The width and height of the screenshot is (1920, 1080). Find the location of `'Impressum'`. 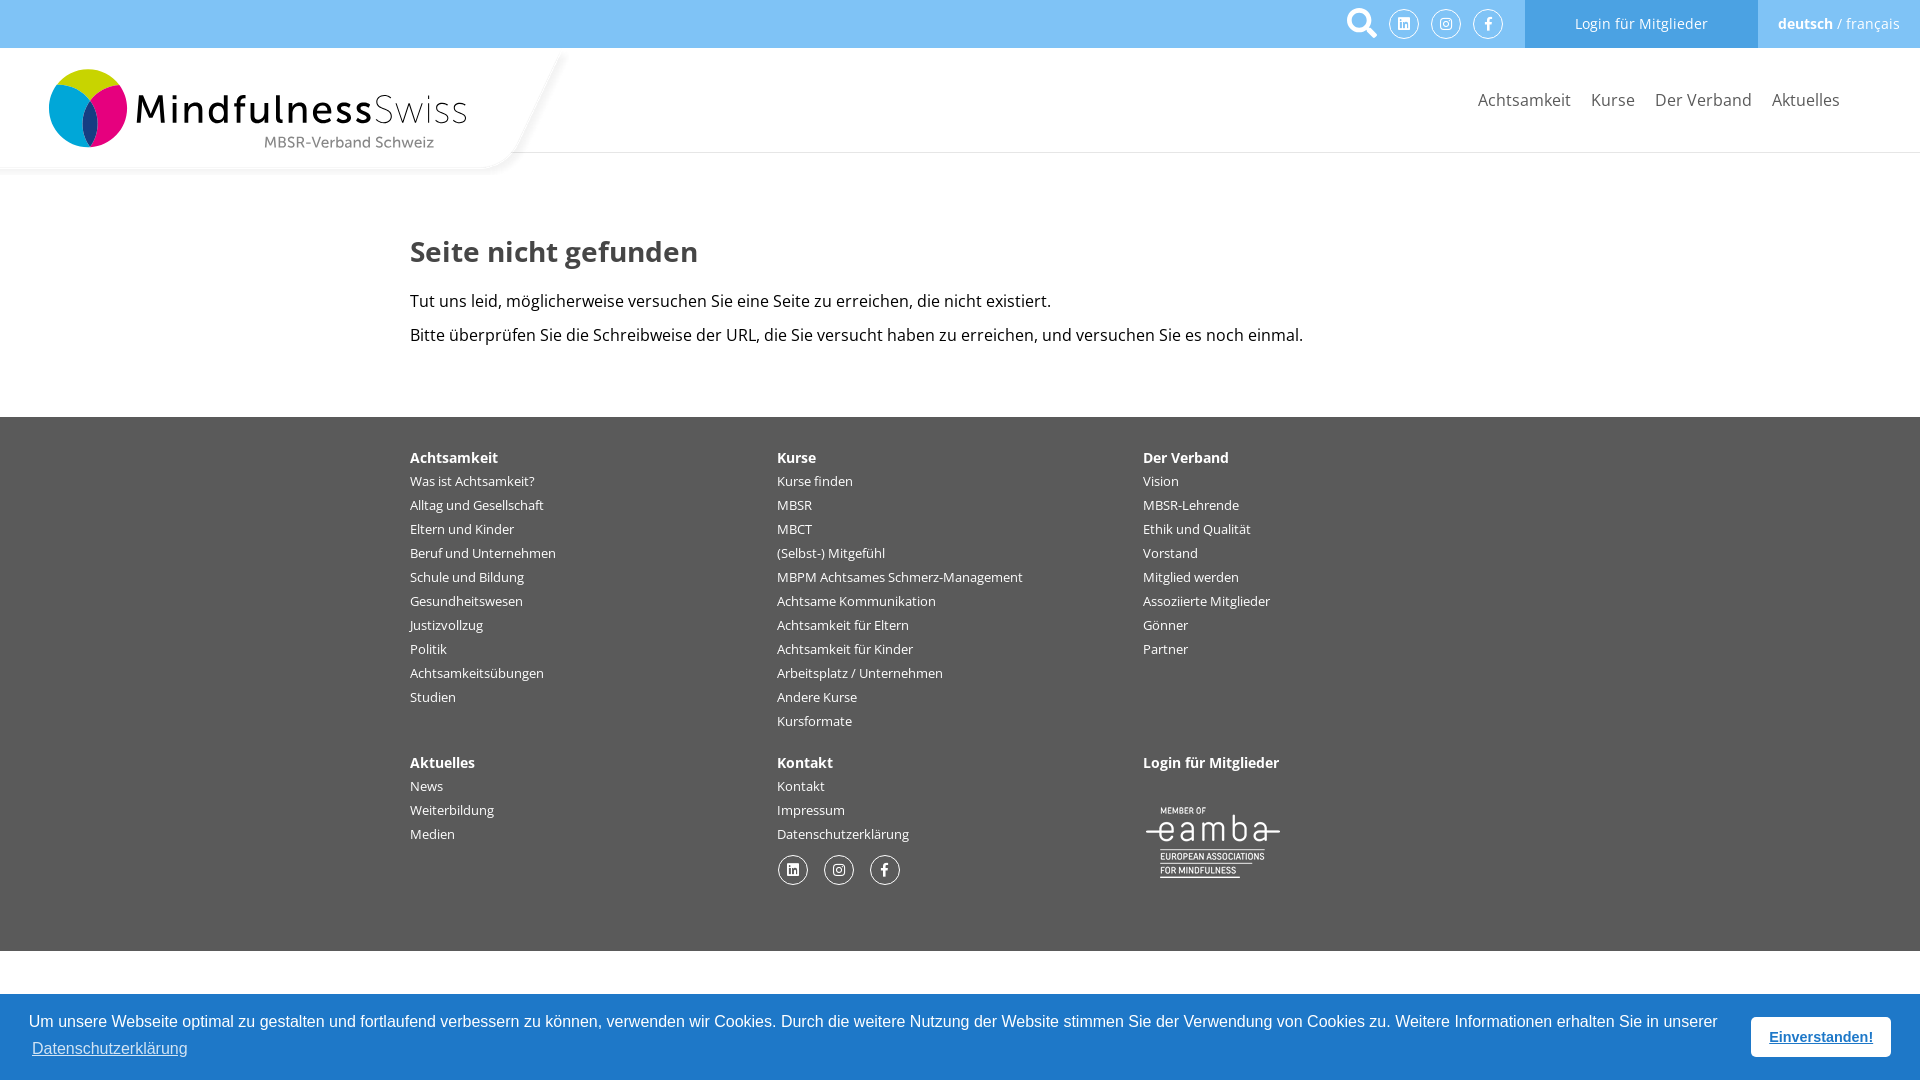

'Impressum' is located at coordinates (811, 810).